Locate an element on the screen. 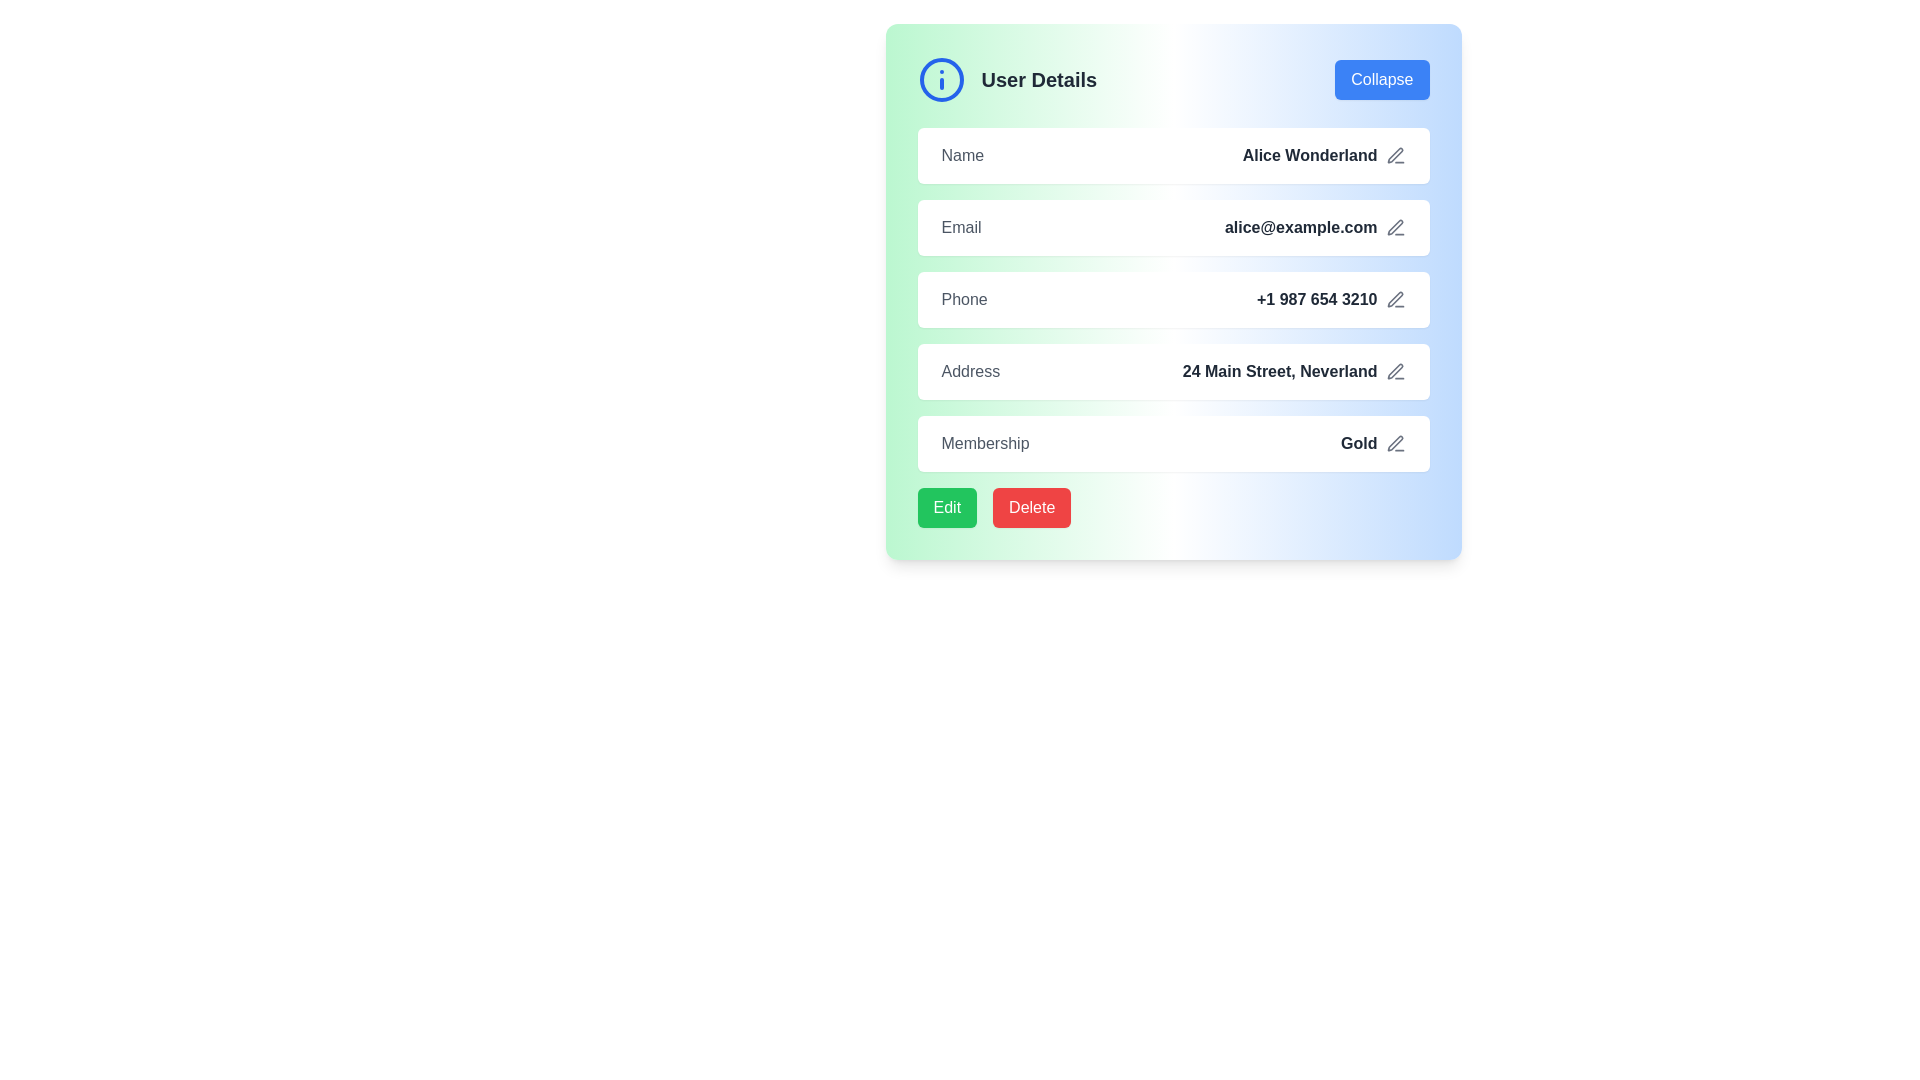 The image size is (1920, 1080). the bright red 'Delete' button with rounded corners to initiate the delete action is located at coordinates (1032, 507).